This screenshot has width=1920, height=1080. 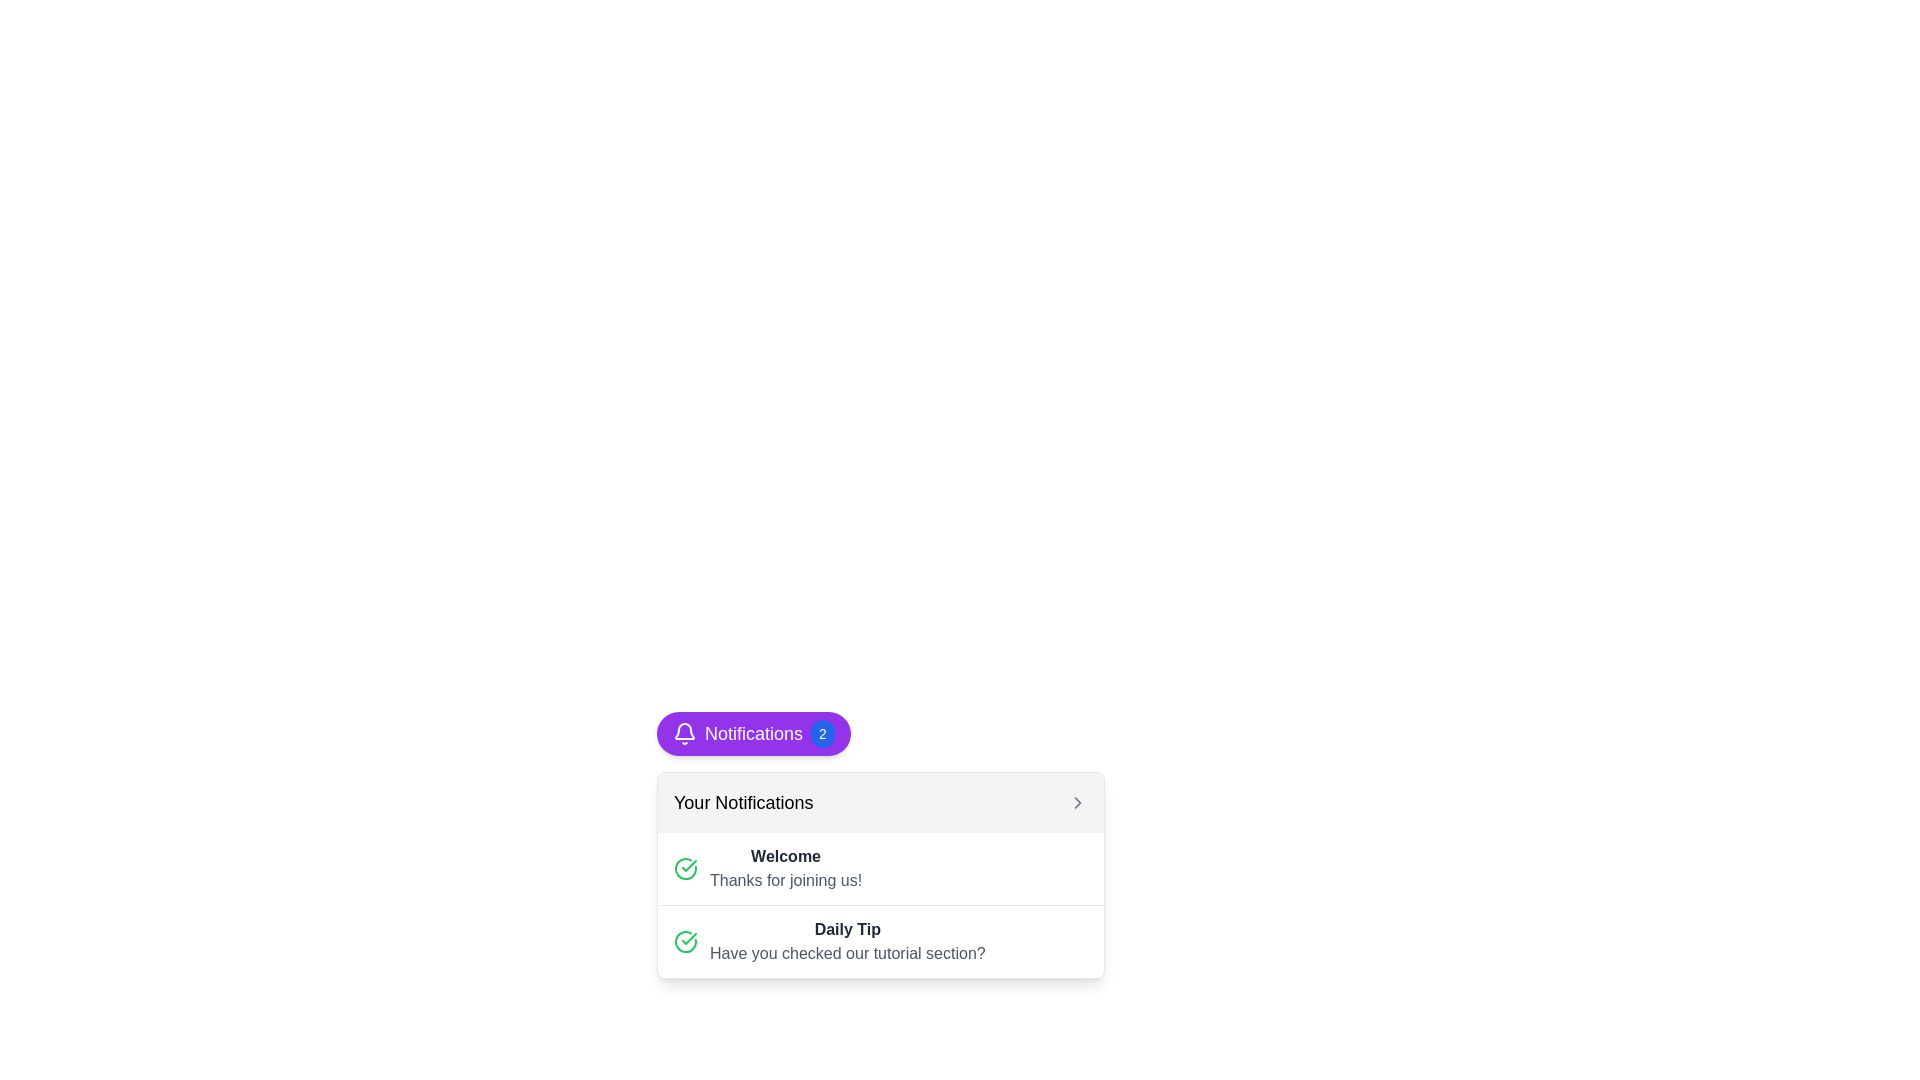 I want to click on the notifications badge, which indicates the number of notifications and is located at the top-right corner of the purple 'Notifications' button, so click(x=822, y=733).